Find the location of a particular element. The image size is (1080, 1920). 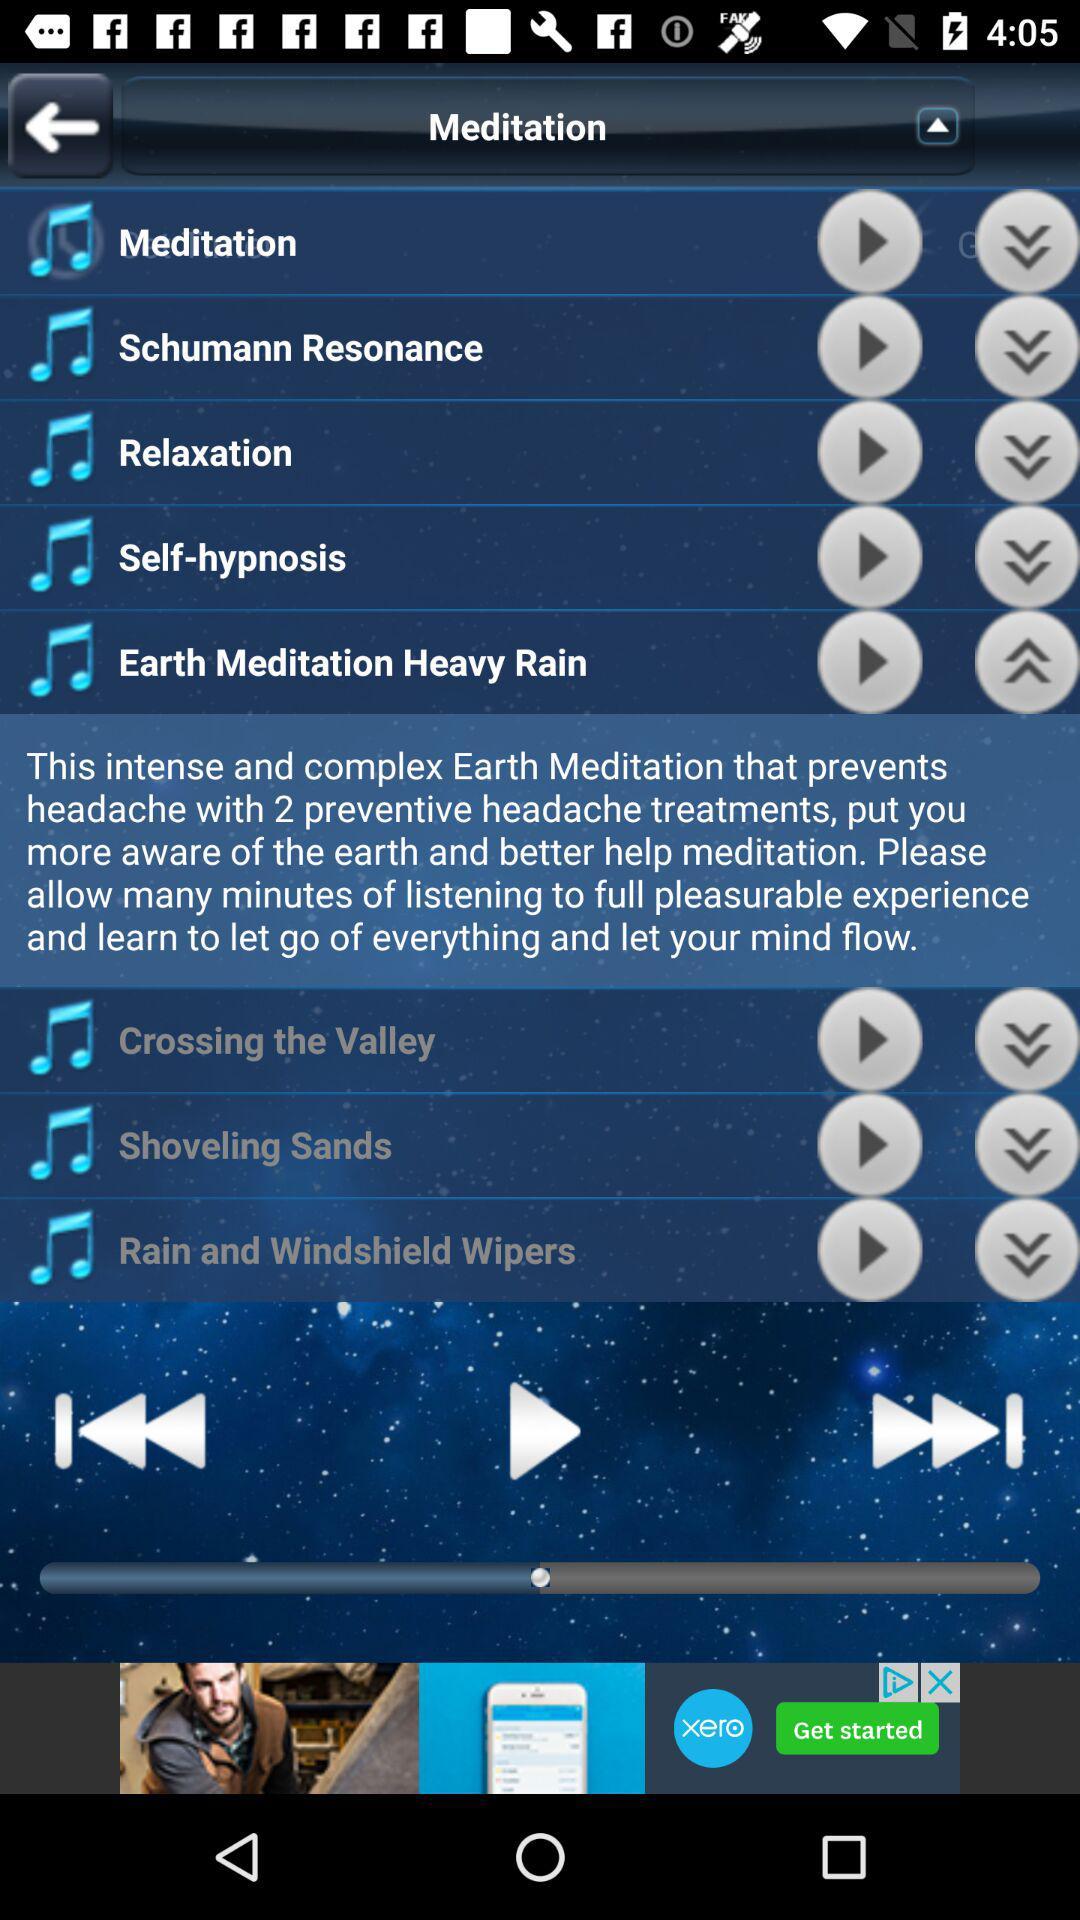

prvious is located at coordinates (1027, 346).